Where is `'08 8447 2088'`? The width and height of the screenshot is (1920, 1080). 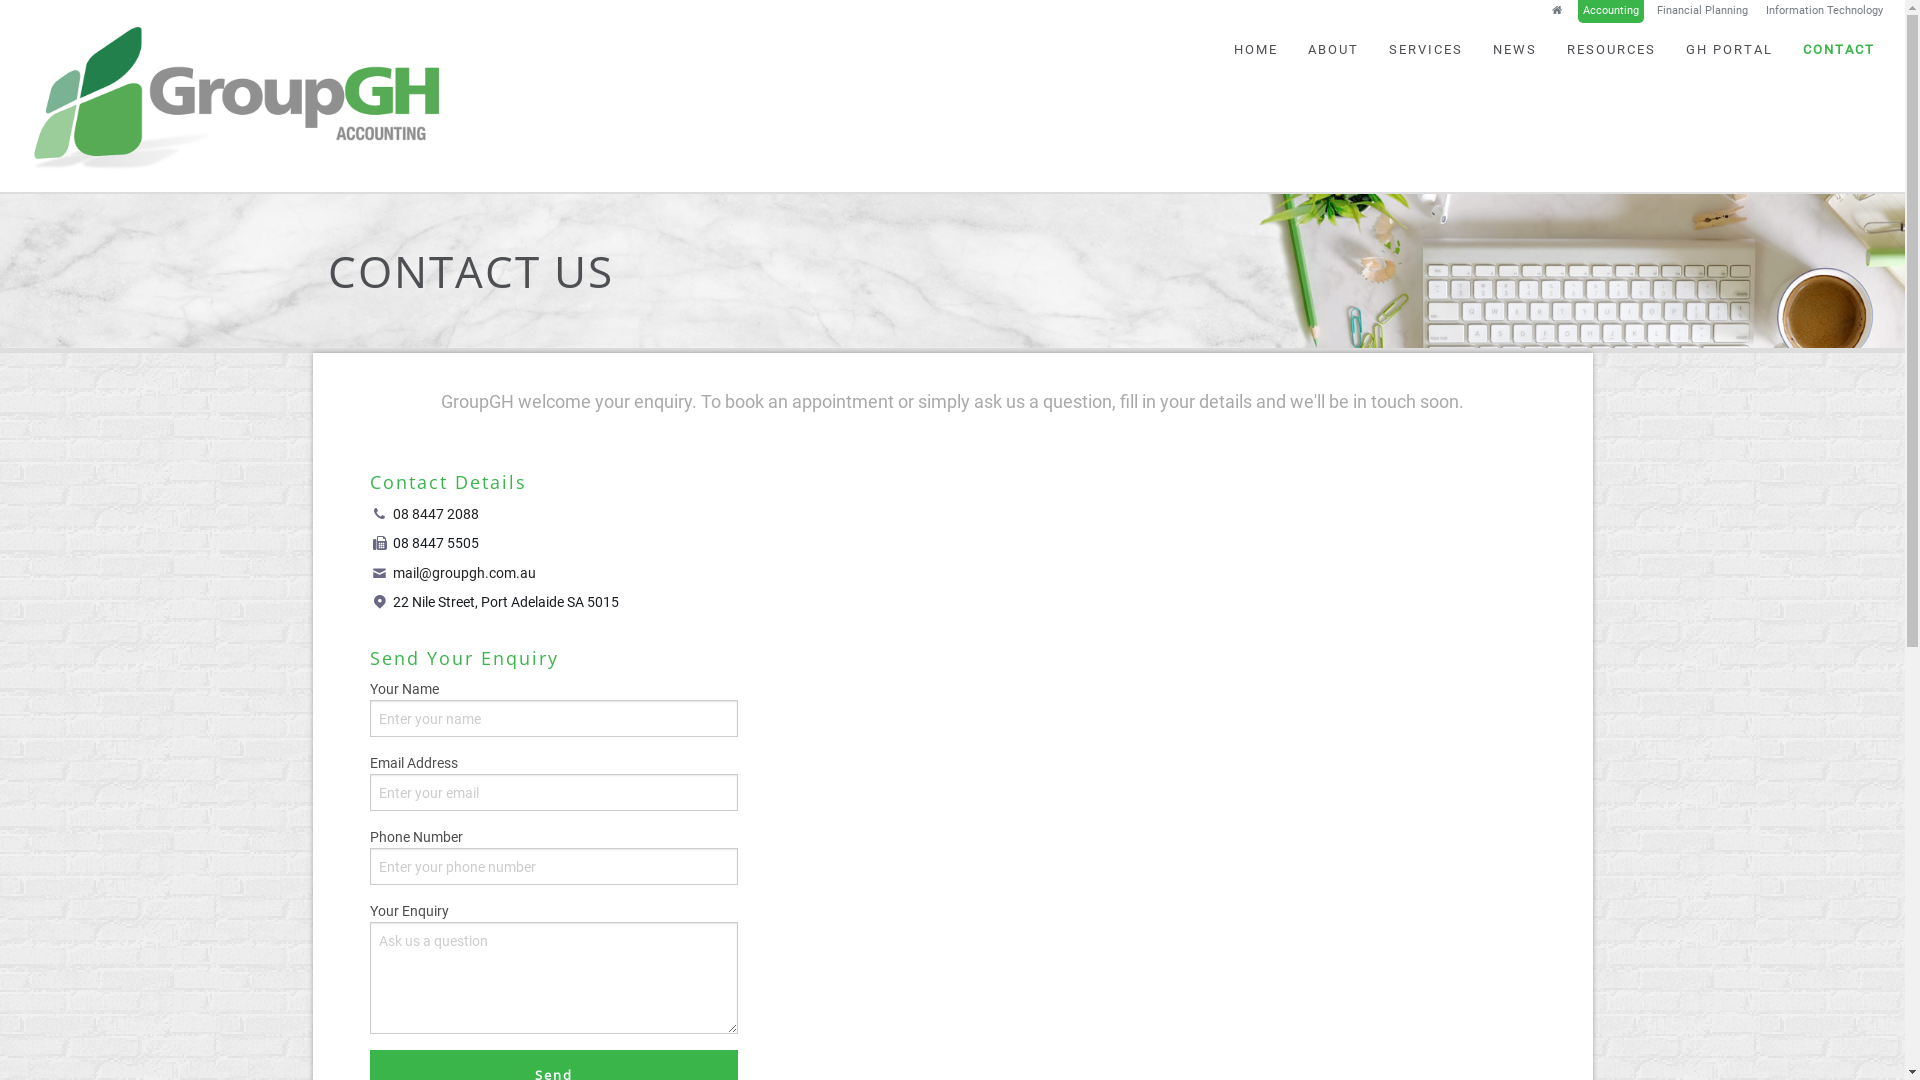
'08 8447 2088' is located at coordinates (393, 513).